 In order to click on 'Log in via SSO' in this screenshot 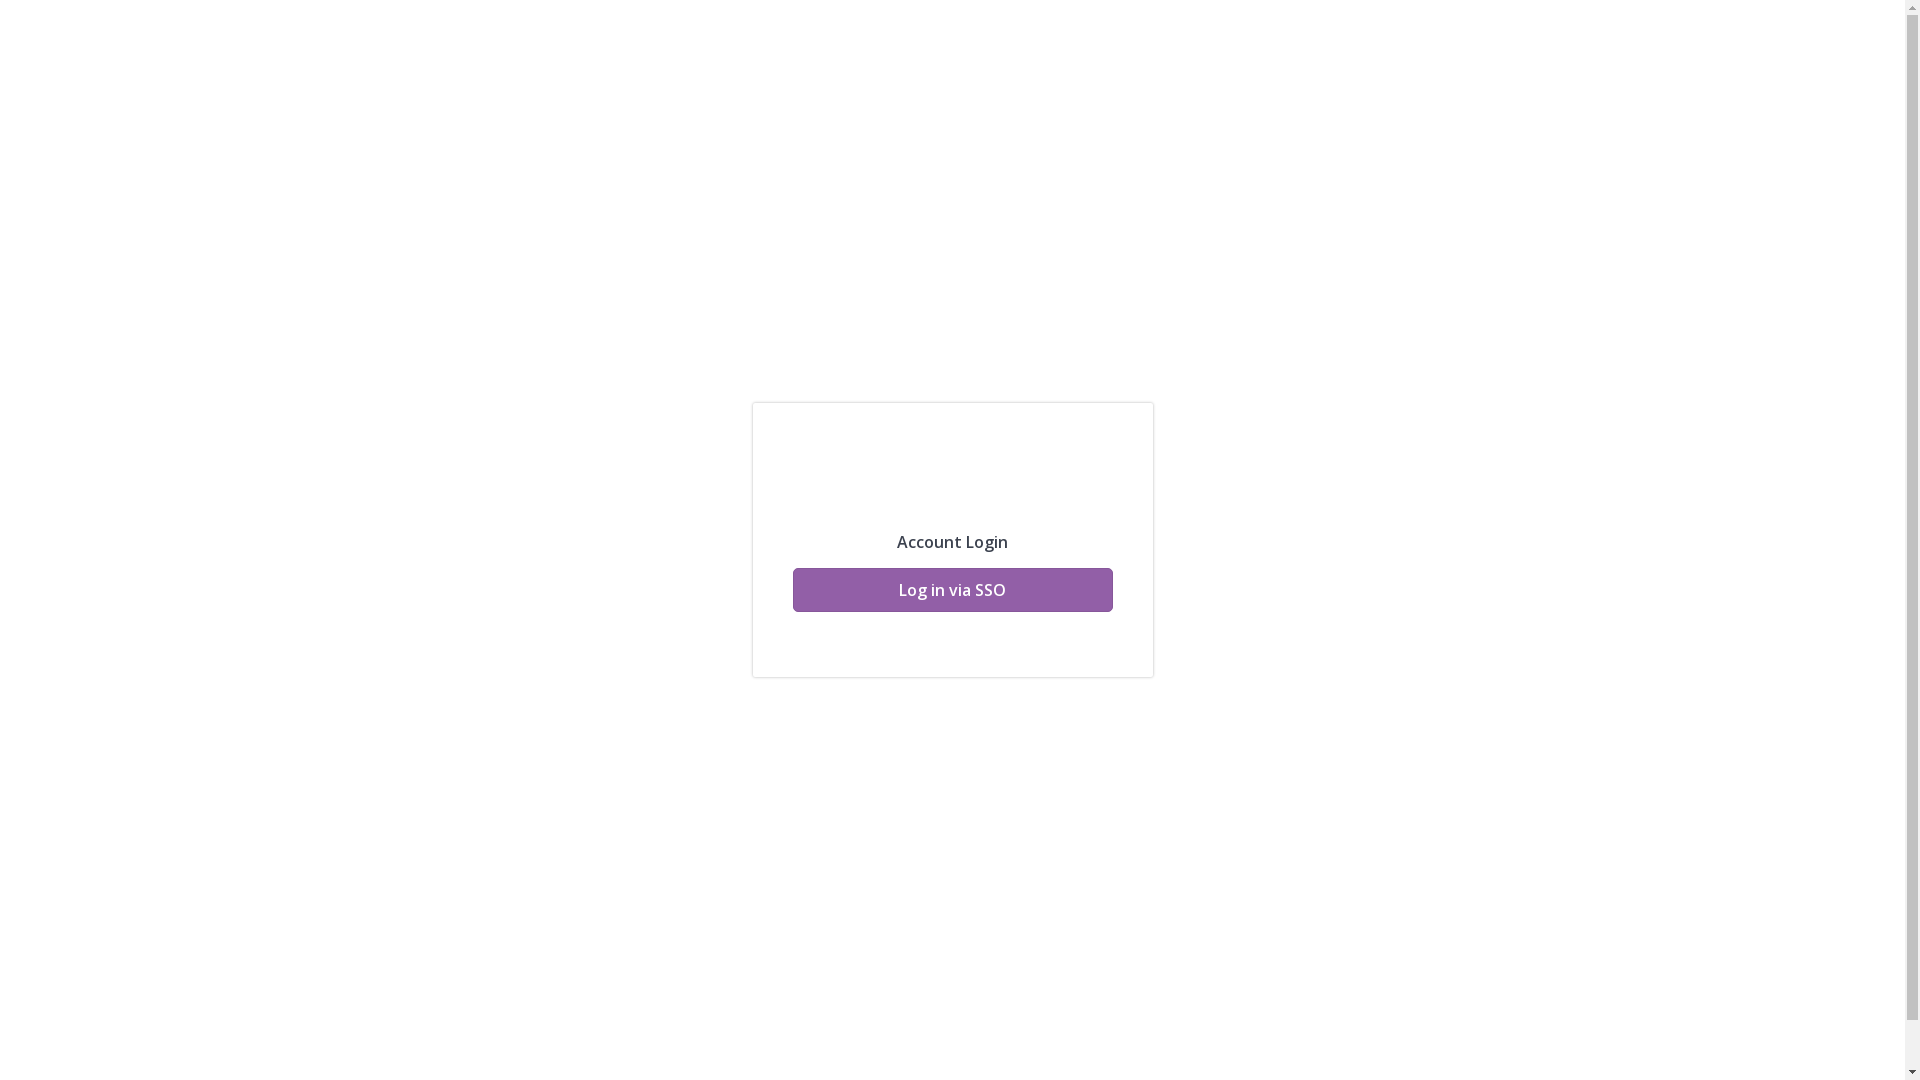, I will do `click(950, 589)`.